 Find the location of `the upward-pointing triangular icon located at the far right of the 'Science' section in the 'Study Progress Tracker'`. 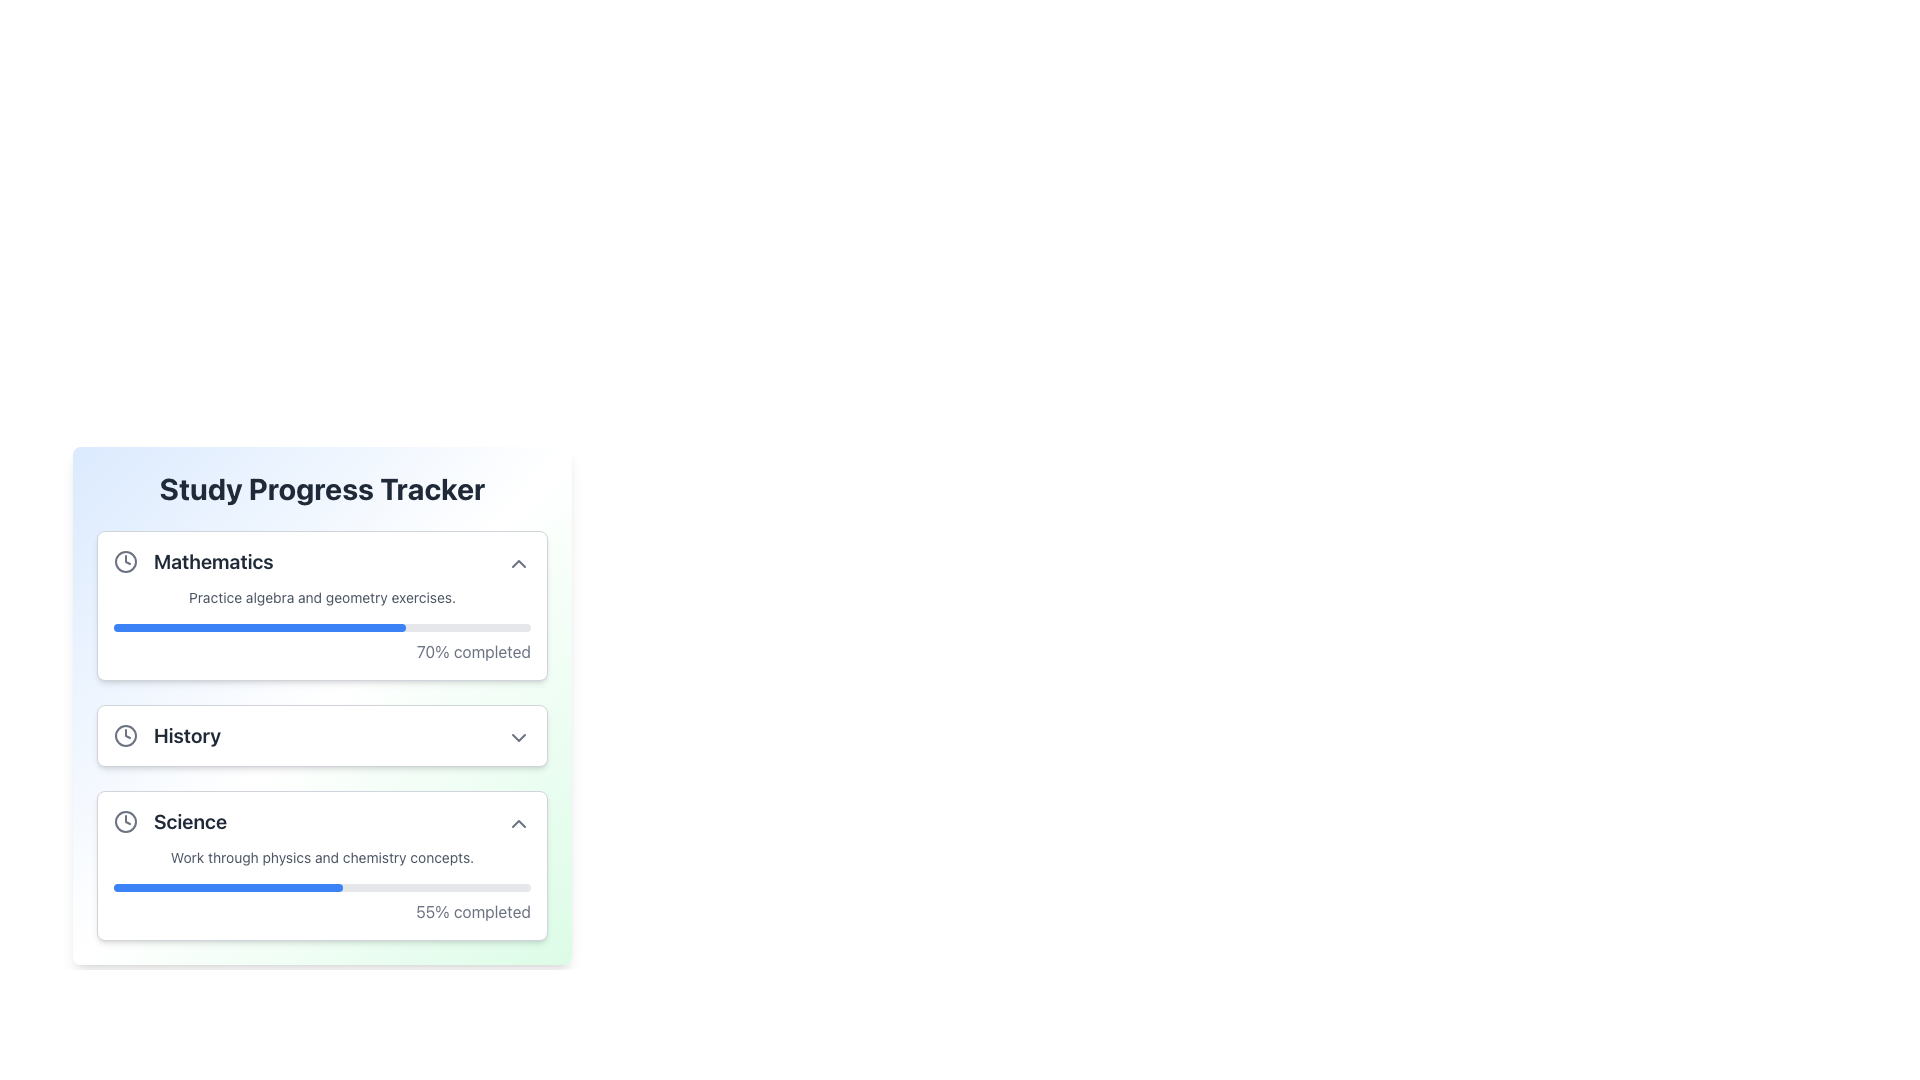

the upward-pointing triangular icon located at the far right of the 'Science' section in the 'Study Progress Tracker' is located at coordinates (518, 824).